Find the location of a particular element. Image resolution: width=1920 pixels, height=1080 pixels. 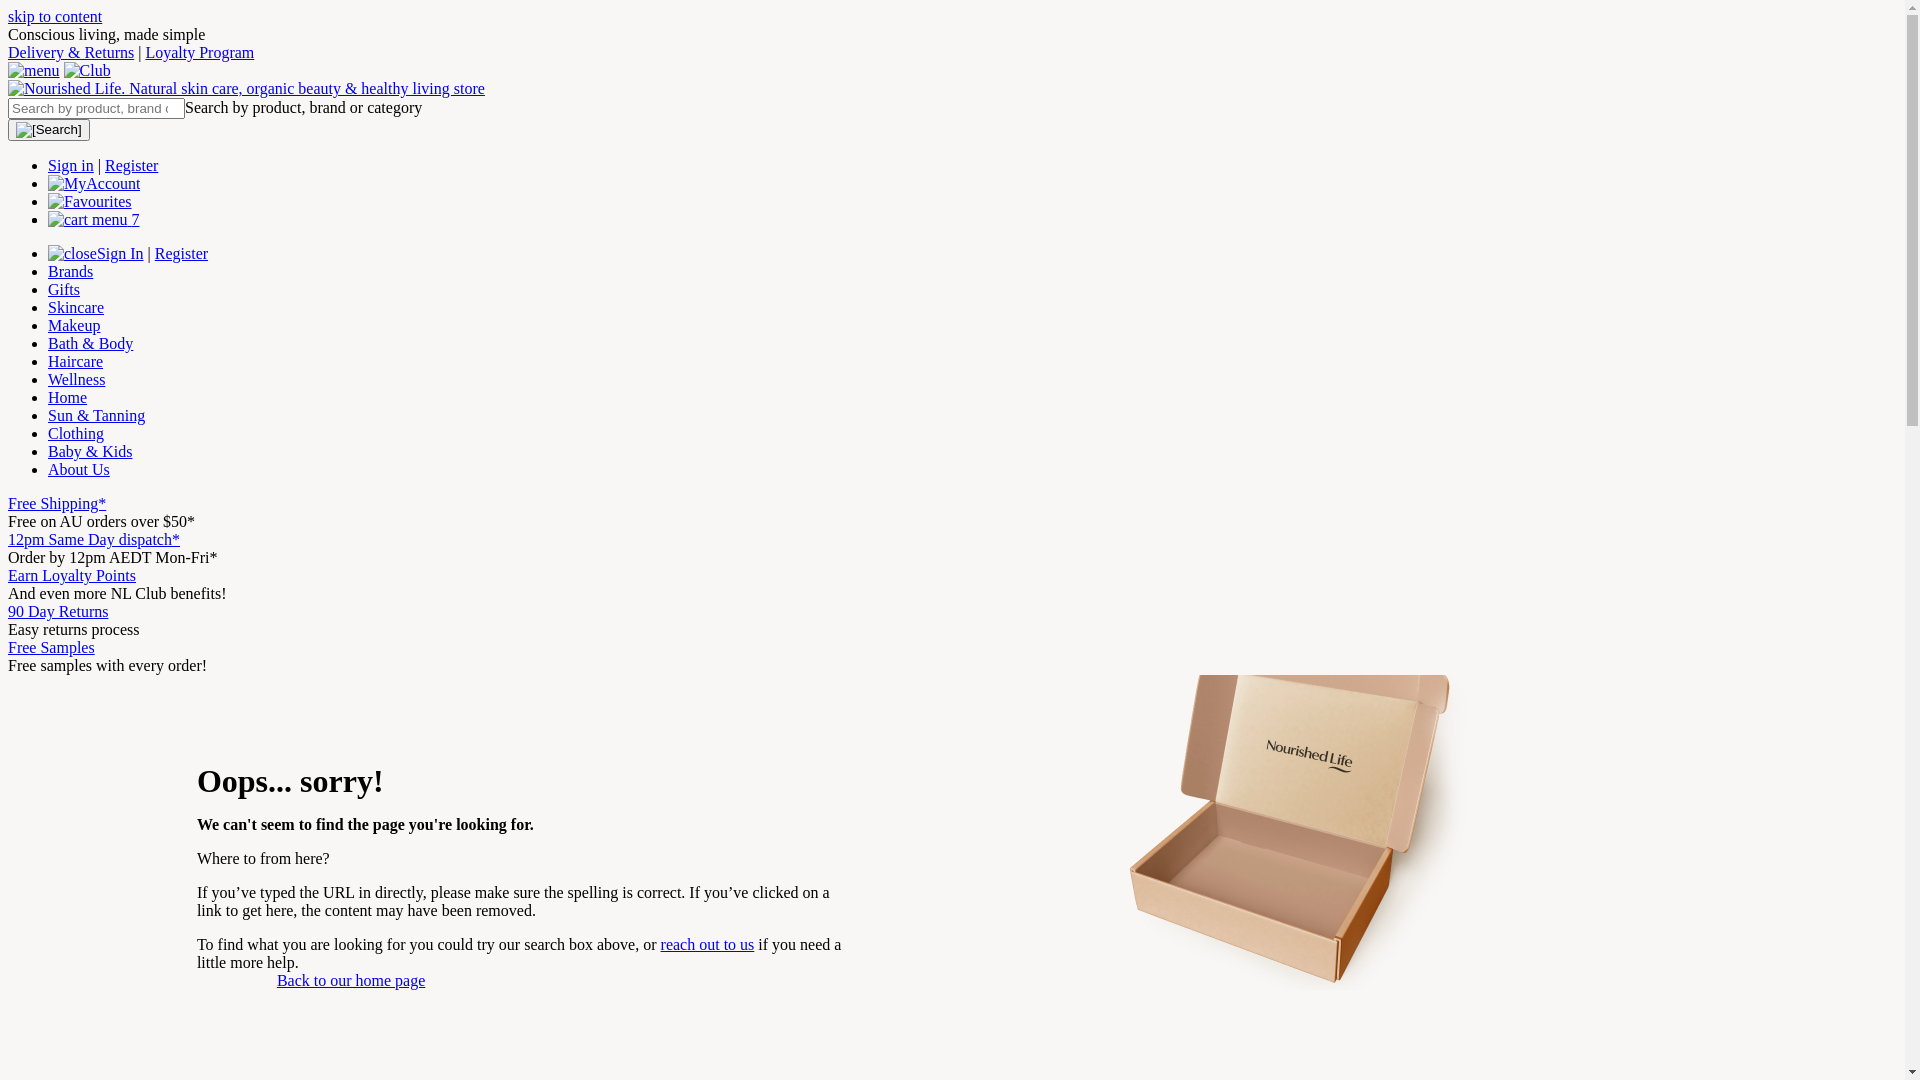

'Delivery & Returns' is located at coordinates (8, 51).